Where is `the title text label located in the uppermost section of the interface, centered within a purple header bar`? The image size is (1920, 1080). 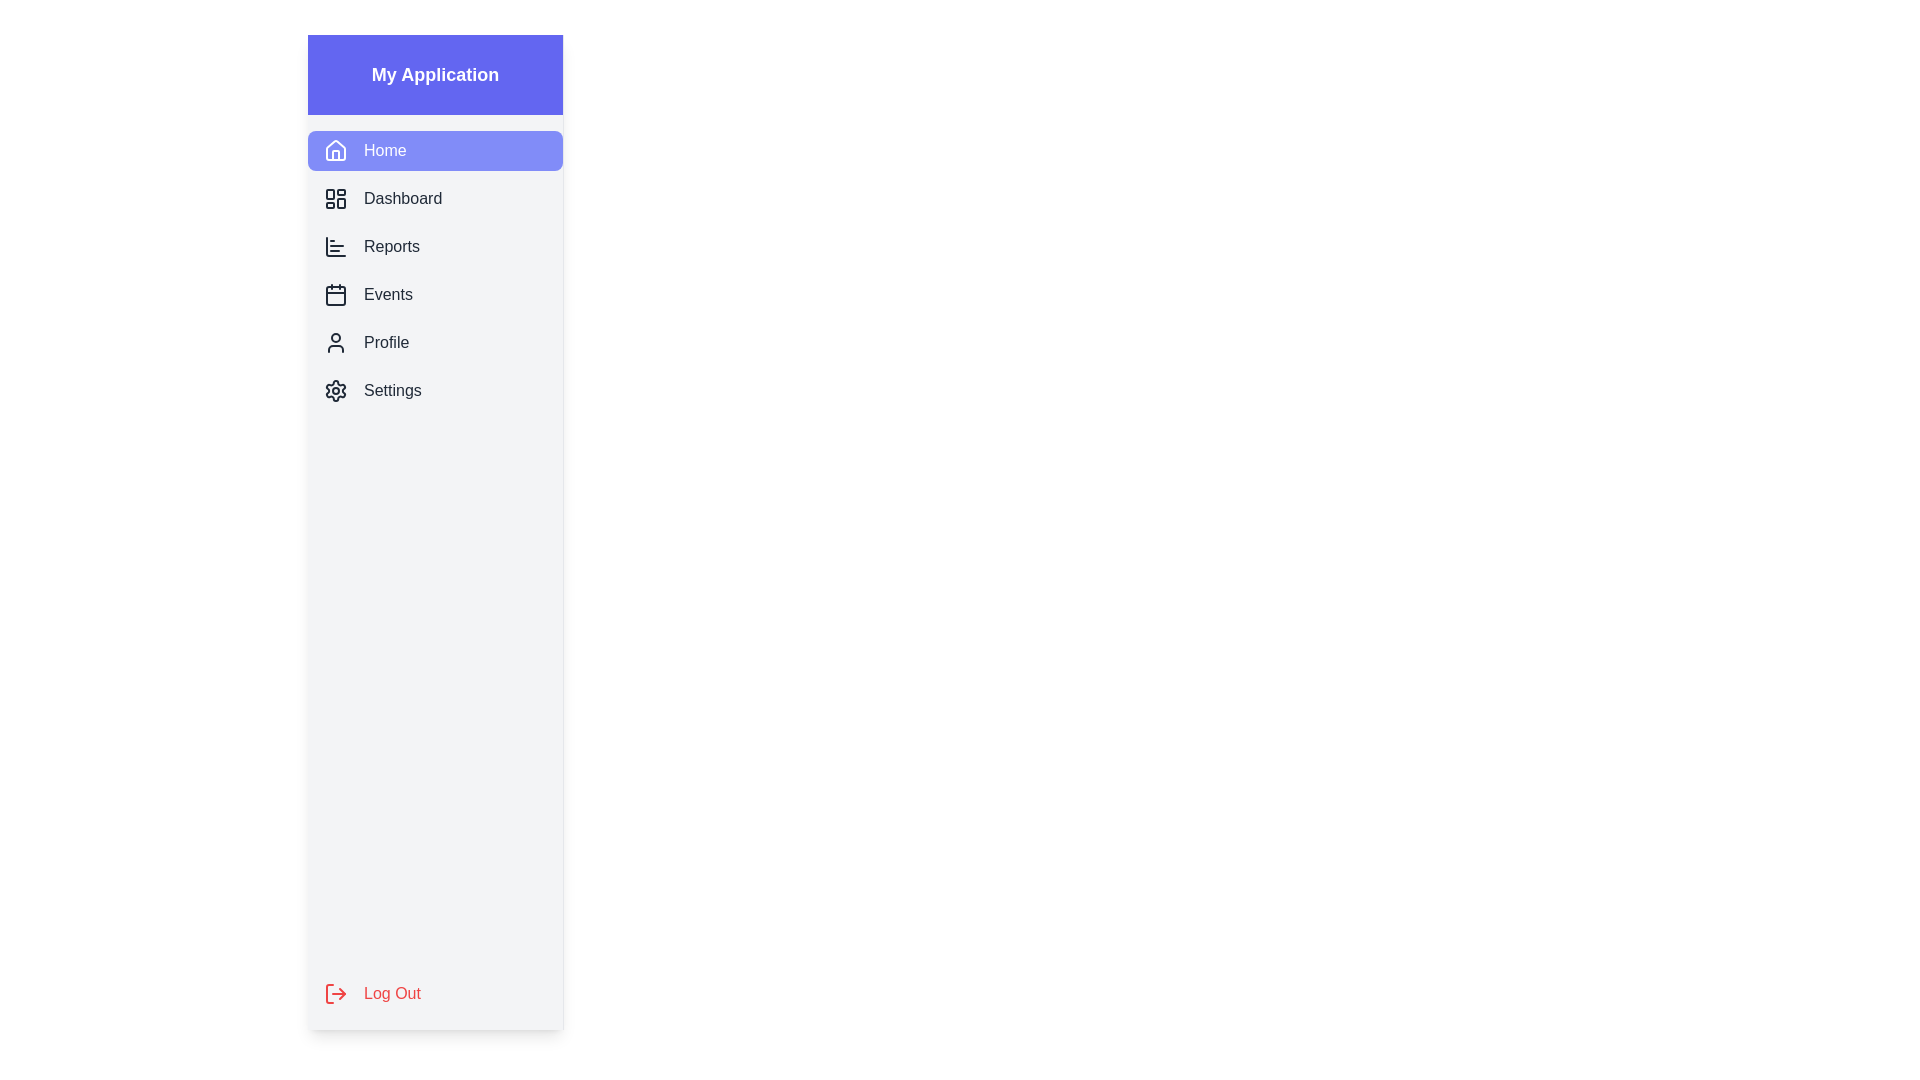 the title text label located in the uppermost section of the interface, centered within a purple header bar is located at coordinates (434, 73).